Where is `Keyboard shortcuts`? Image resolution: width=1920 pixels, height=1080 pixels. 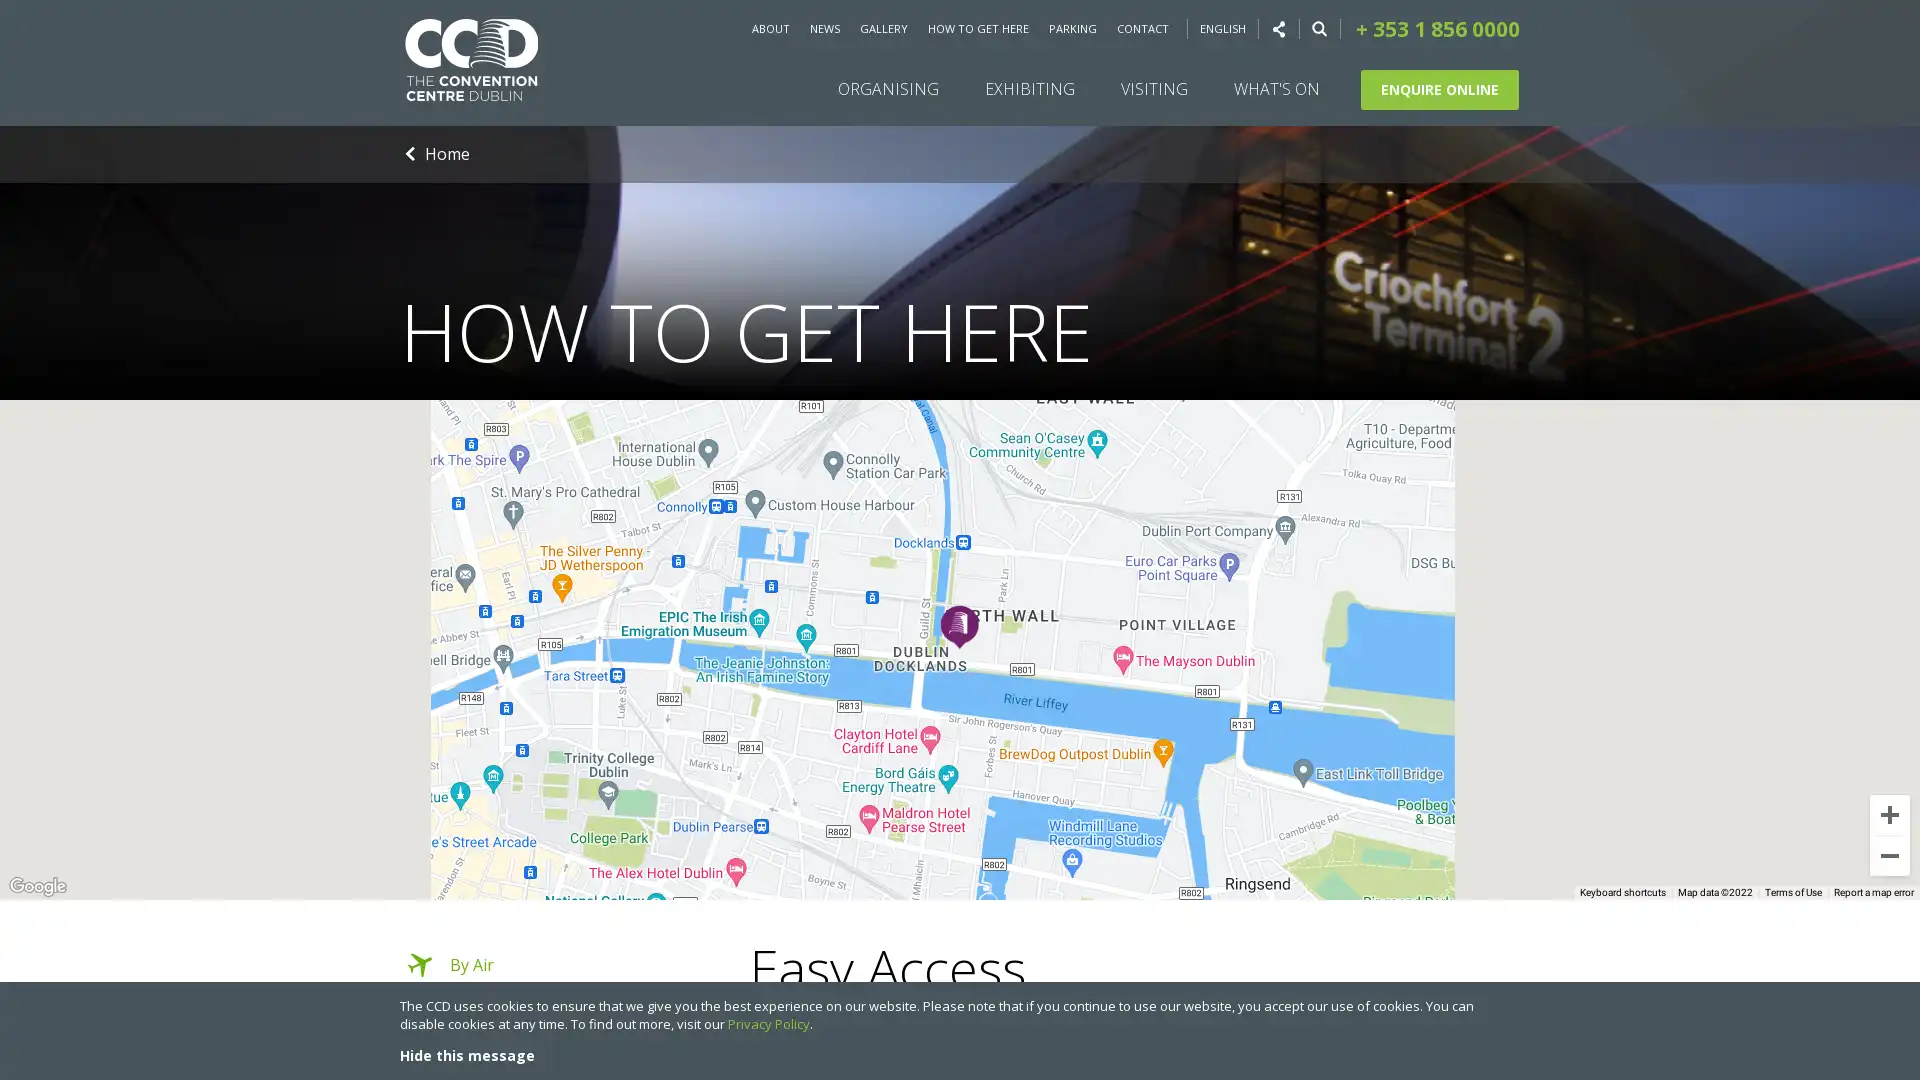
Keyboard shortcuts is located at coordinates (1622, 892).